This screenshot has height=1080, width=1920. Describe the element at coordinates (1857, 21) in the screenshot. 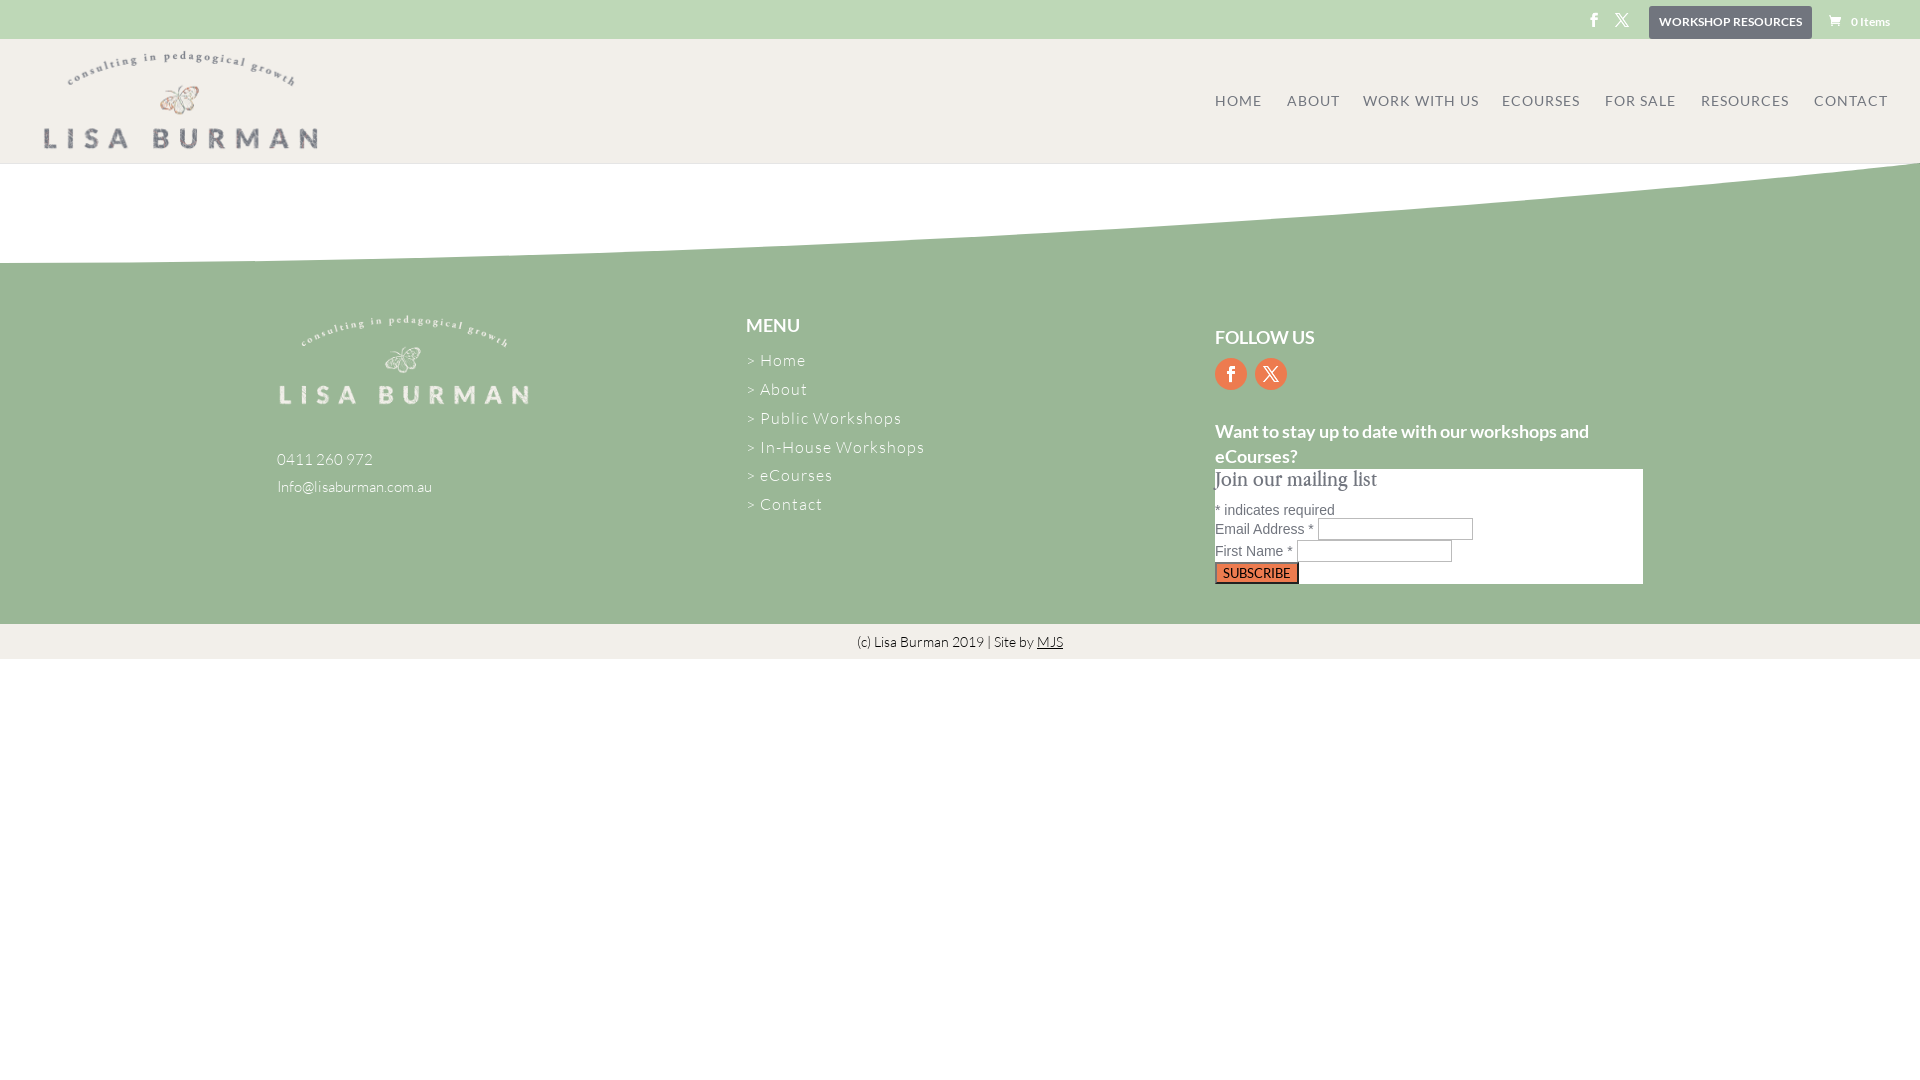

I see `'0 Items'` at that location.